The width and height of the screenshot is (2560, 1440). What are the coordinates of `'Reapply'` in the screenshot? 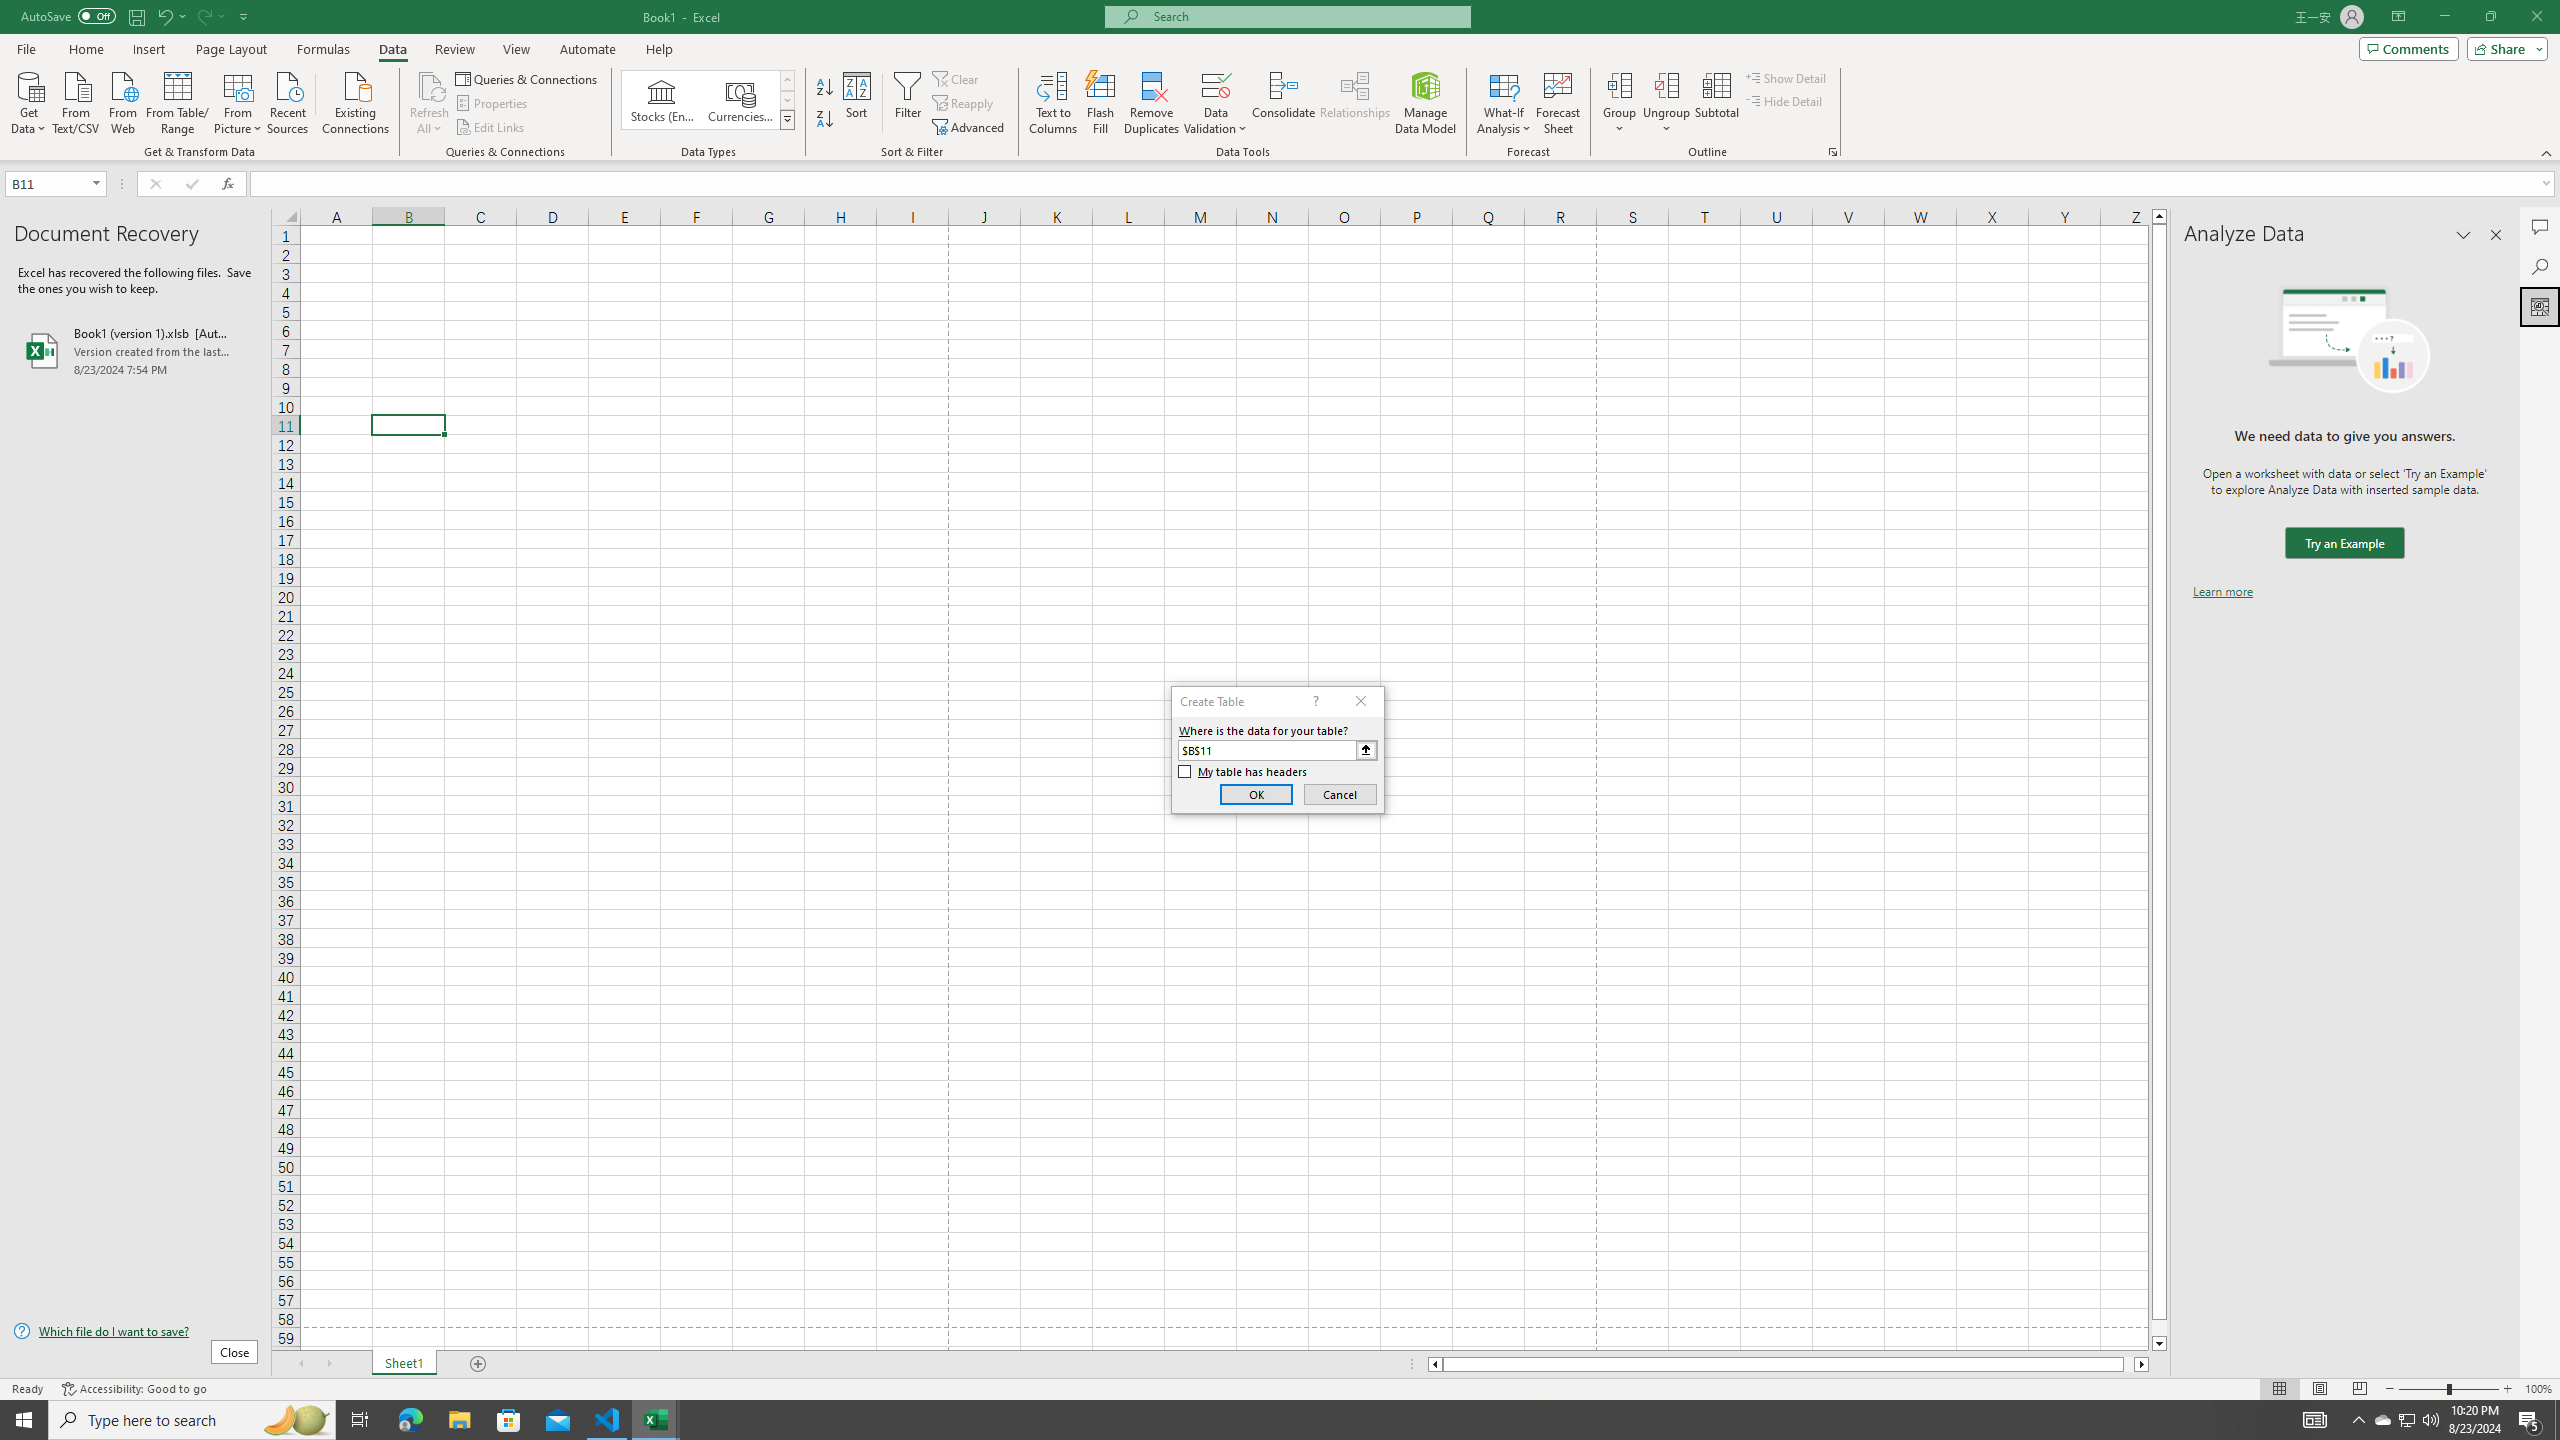 It's located at (965, 103).